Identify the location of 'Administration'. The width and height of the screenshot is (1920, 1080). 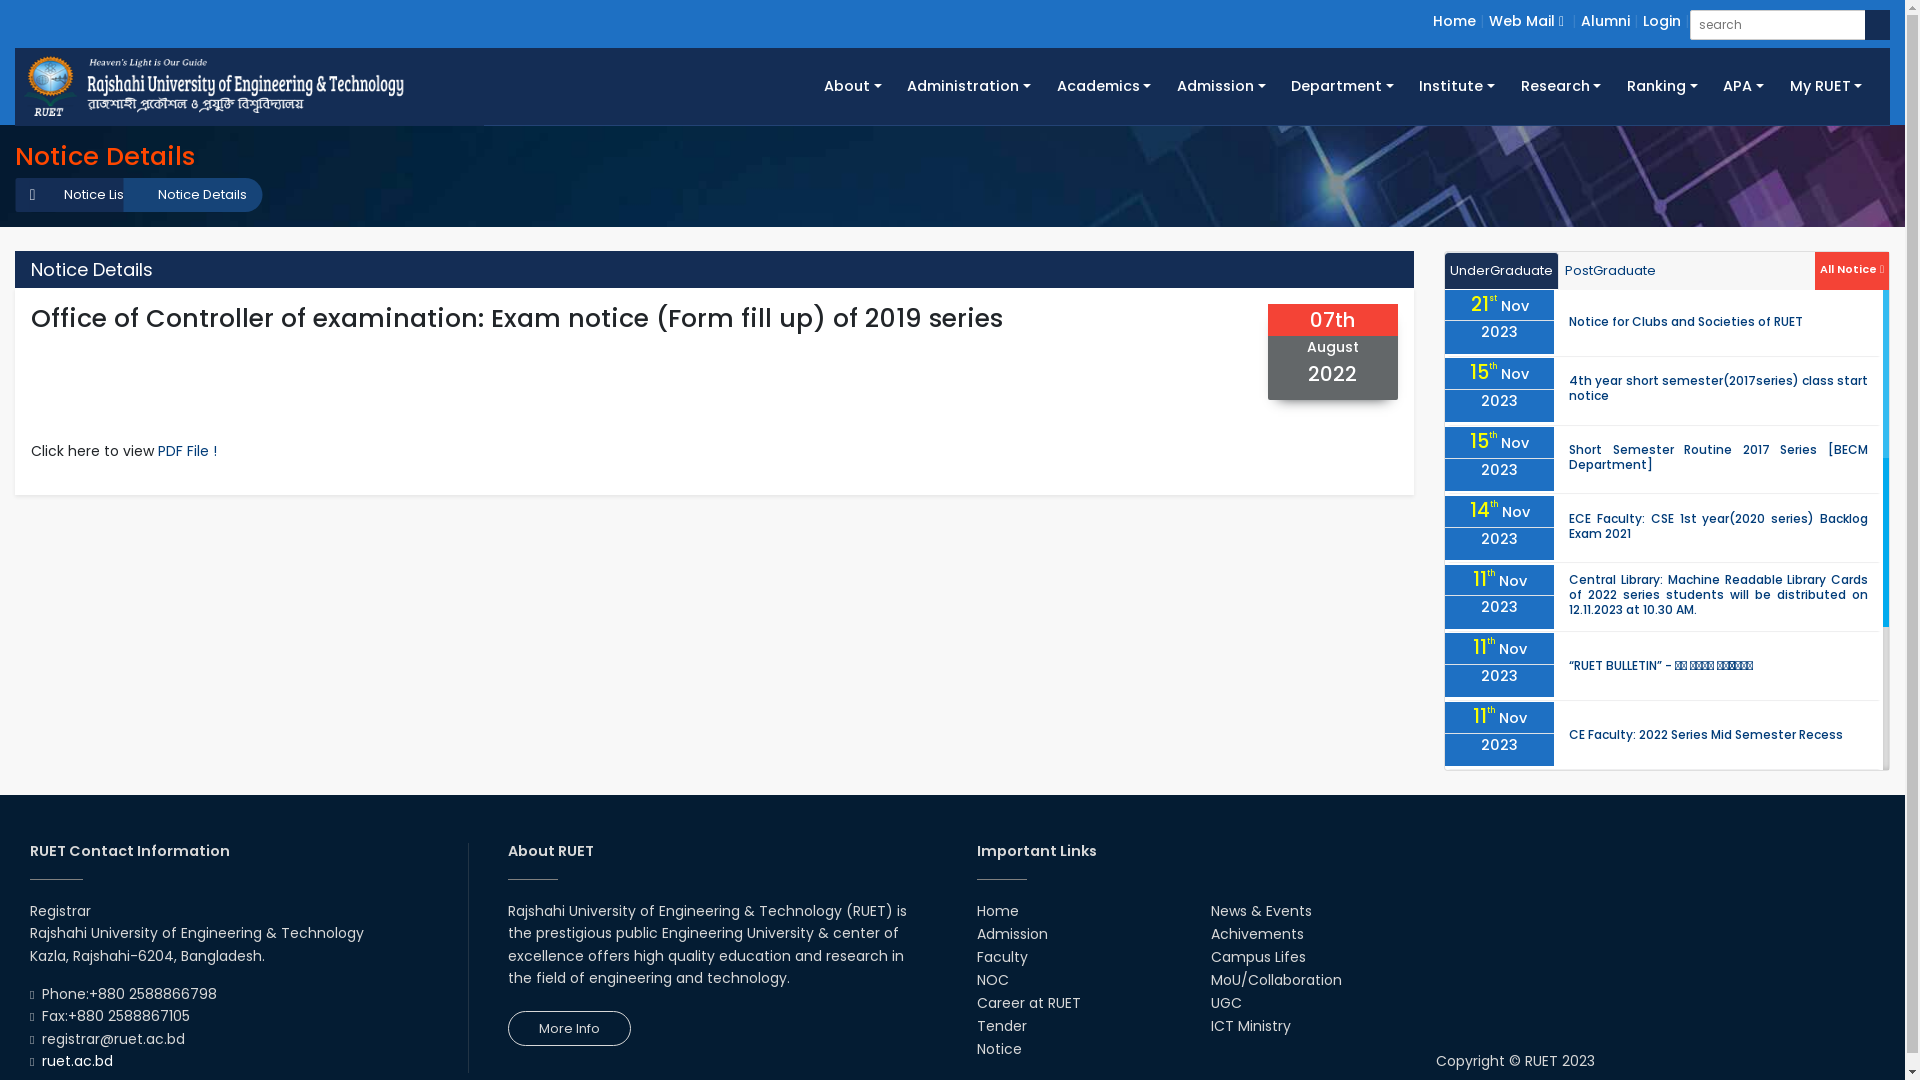
(969, 85).